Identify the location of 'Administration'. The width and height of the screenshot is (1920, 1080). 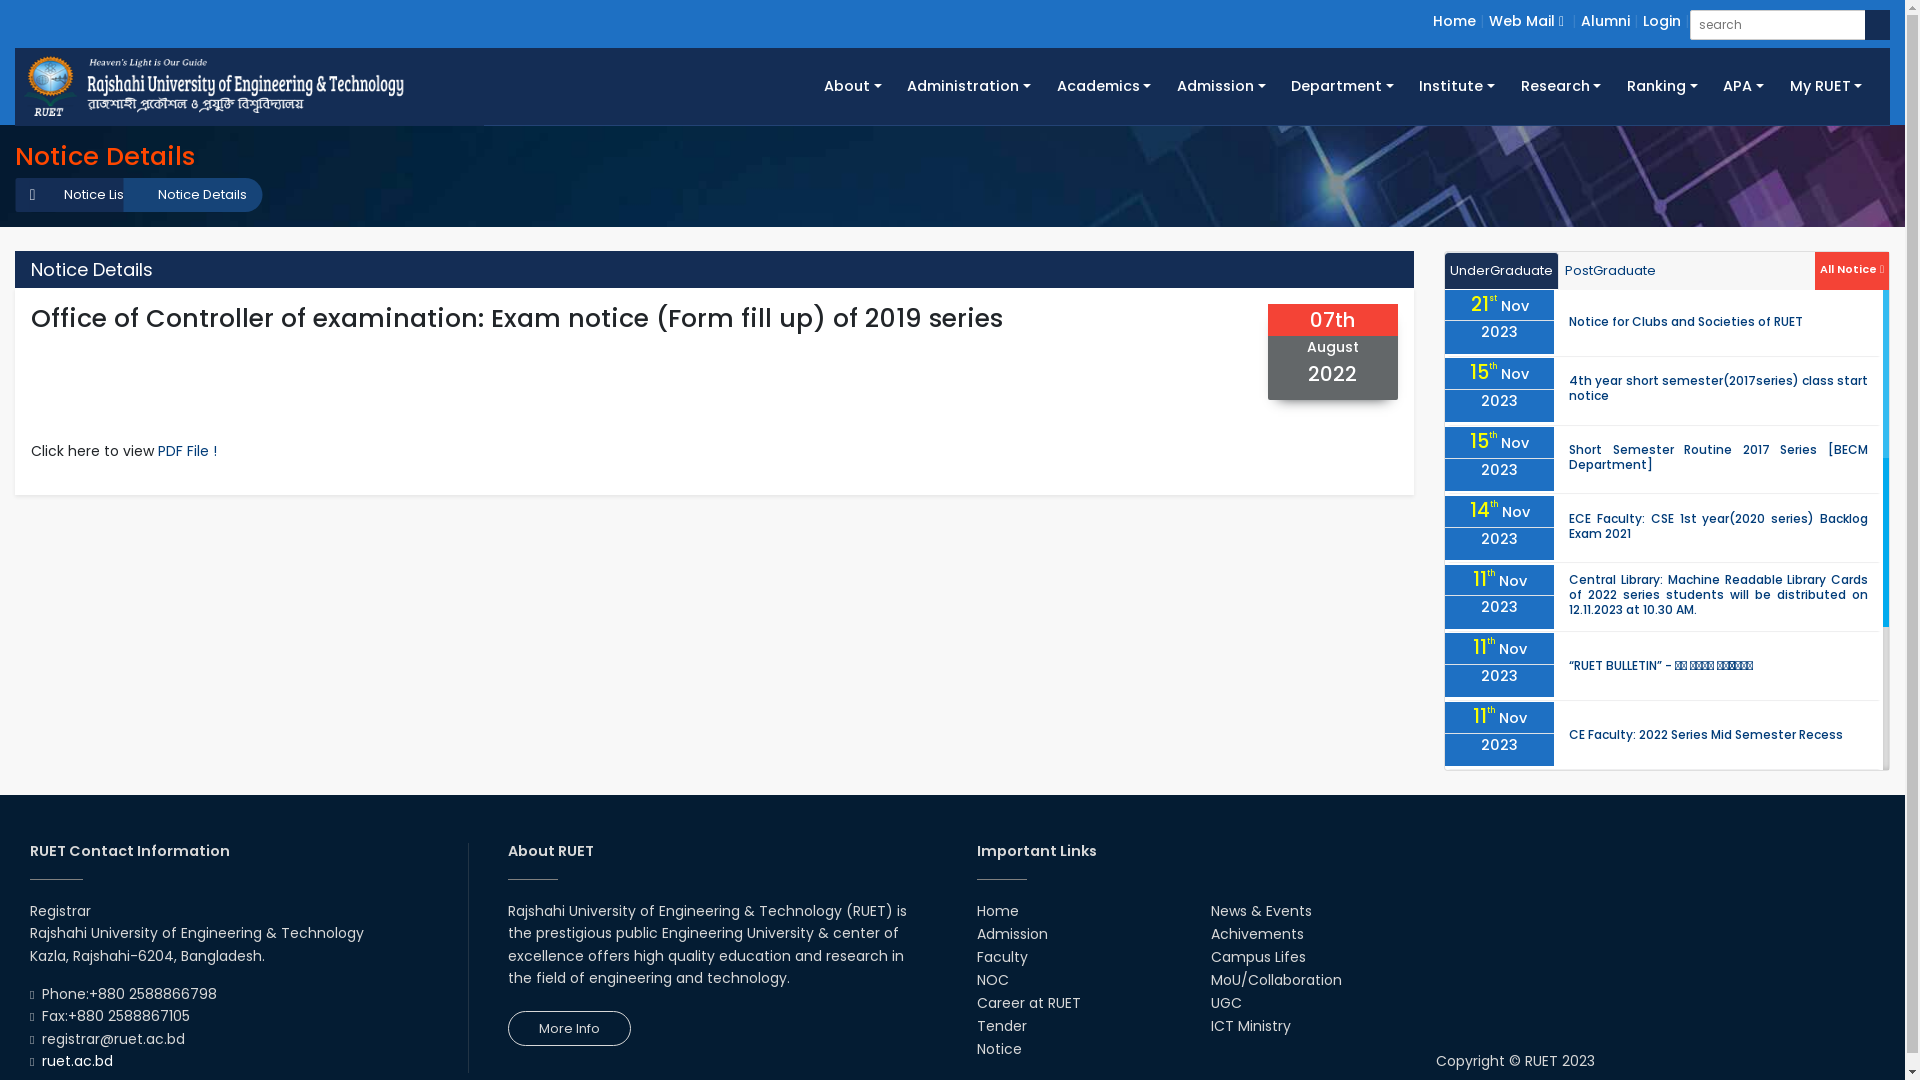
(969, 85).